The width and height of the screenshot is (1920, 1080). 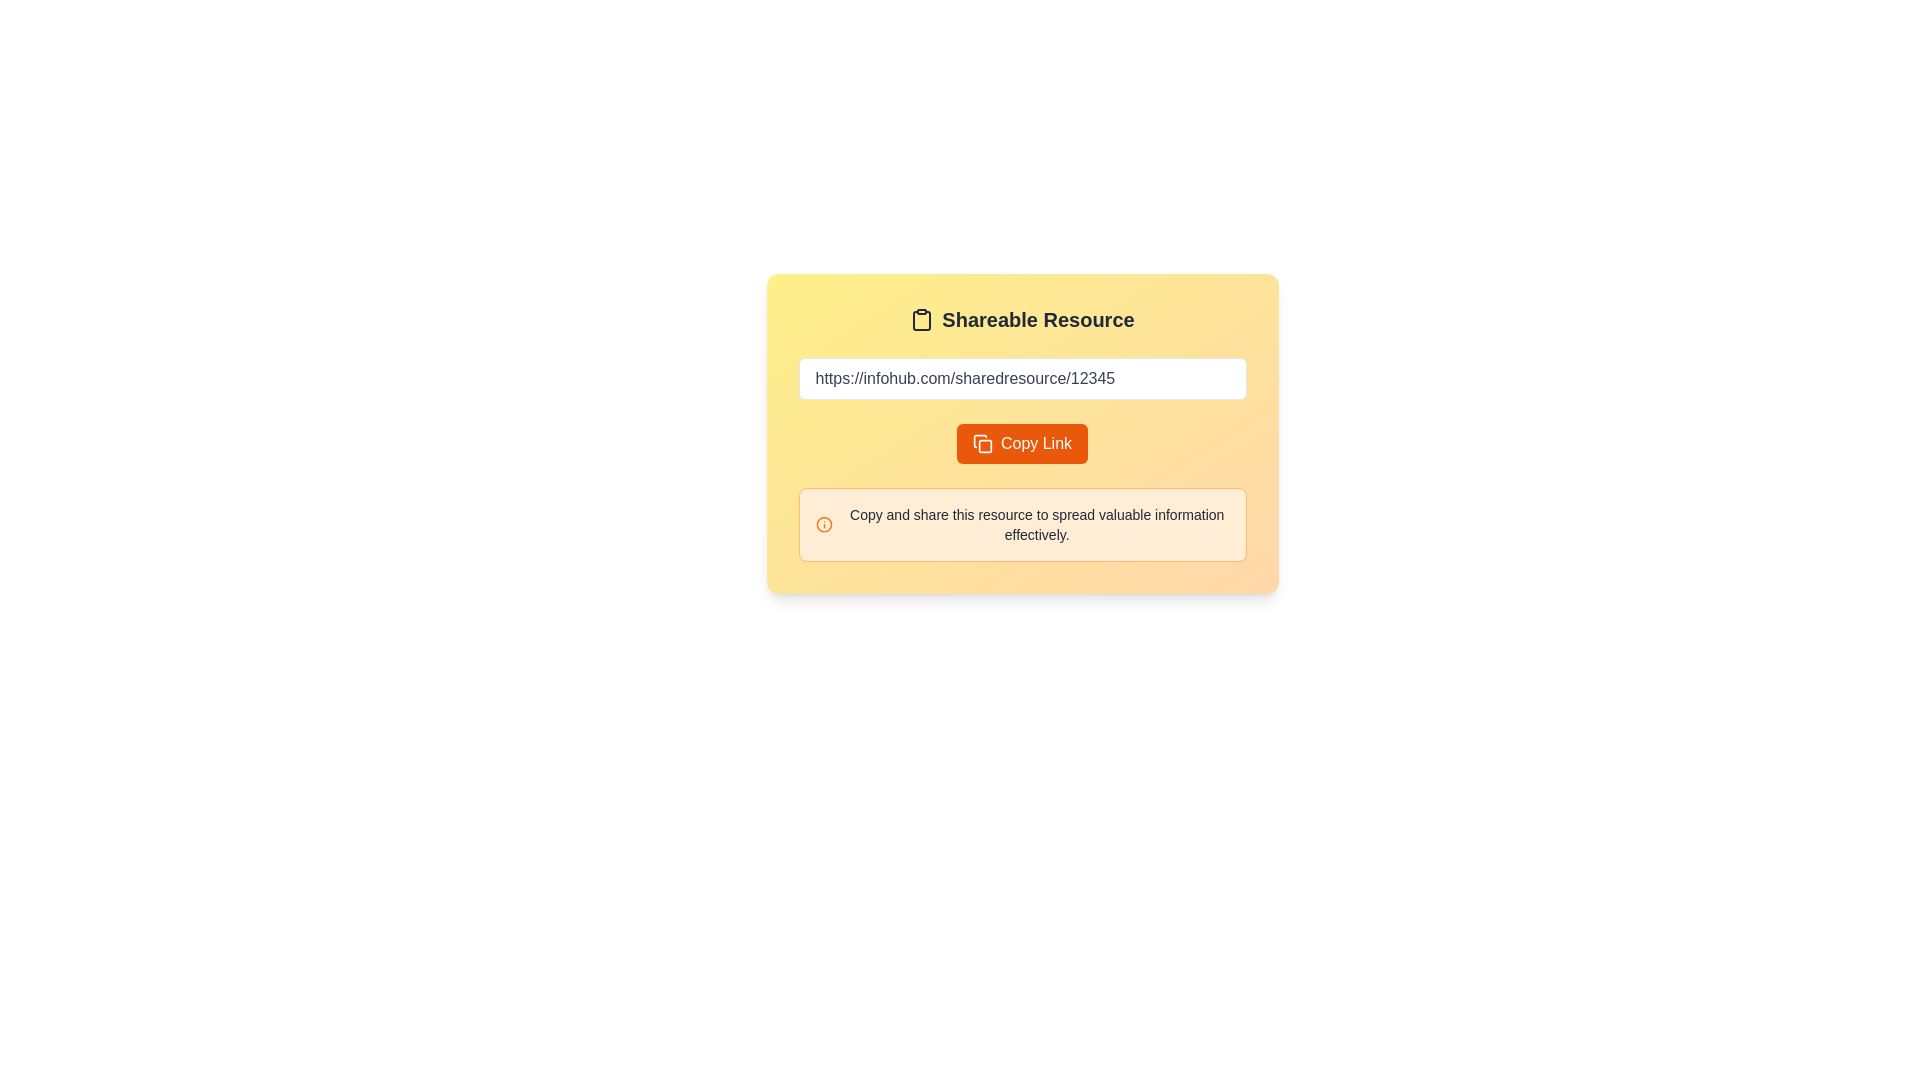 I want to click on the Circle graphical component within the SVG graphic, which serves as an icon or status indicator, so click(x=824, y=523).